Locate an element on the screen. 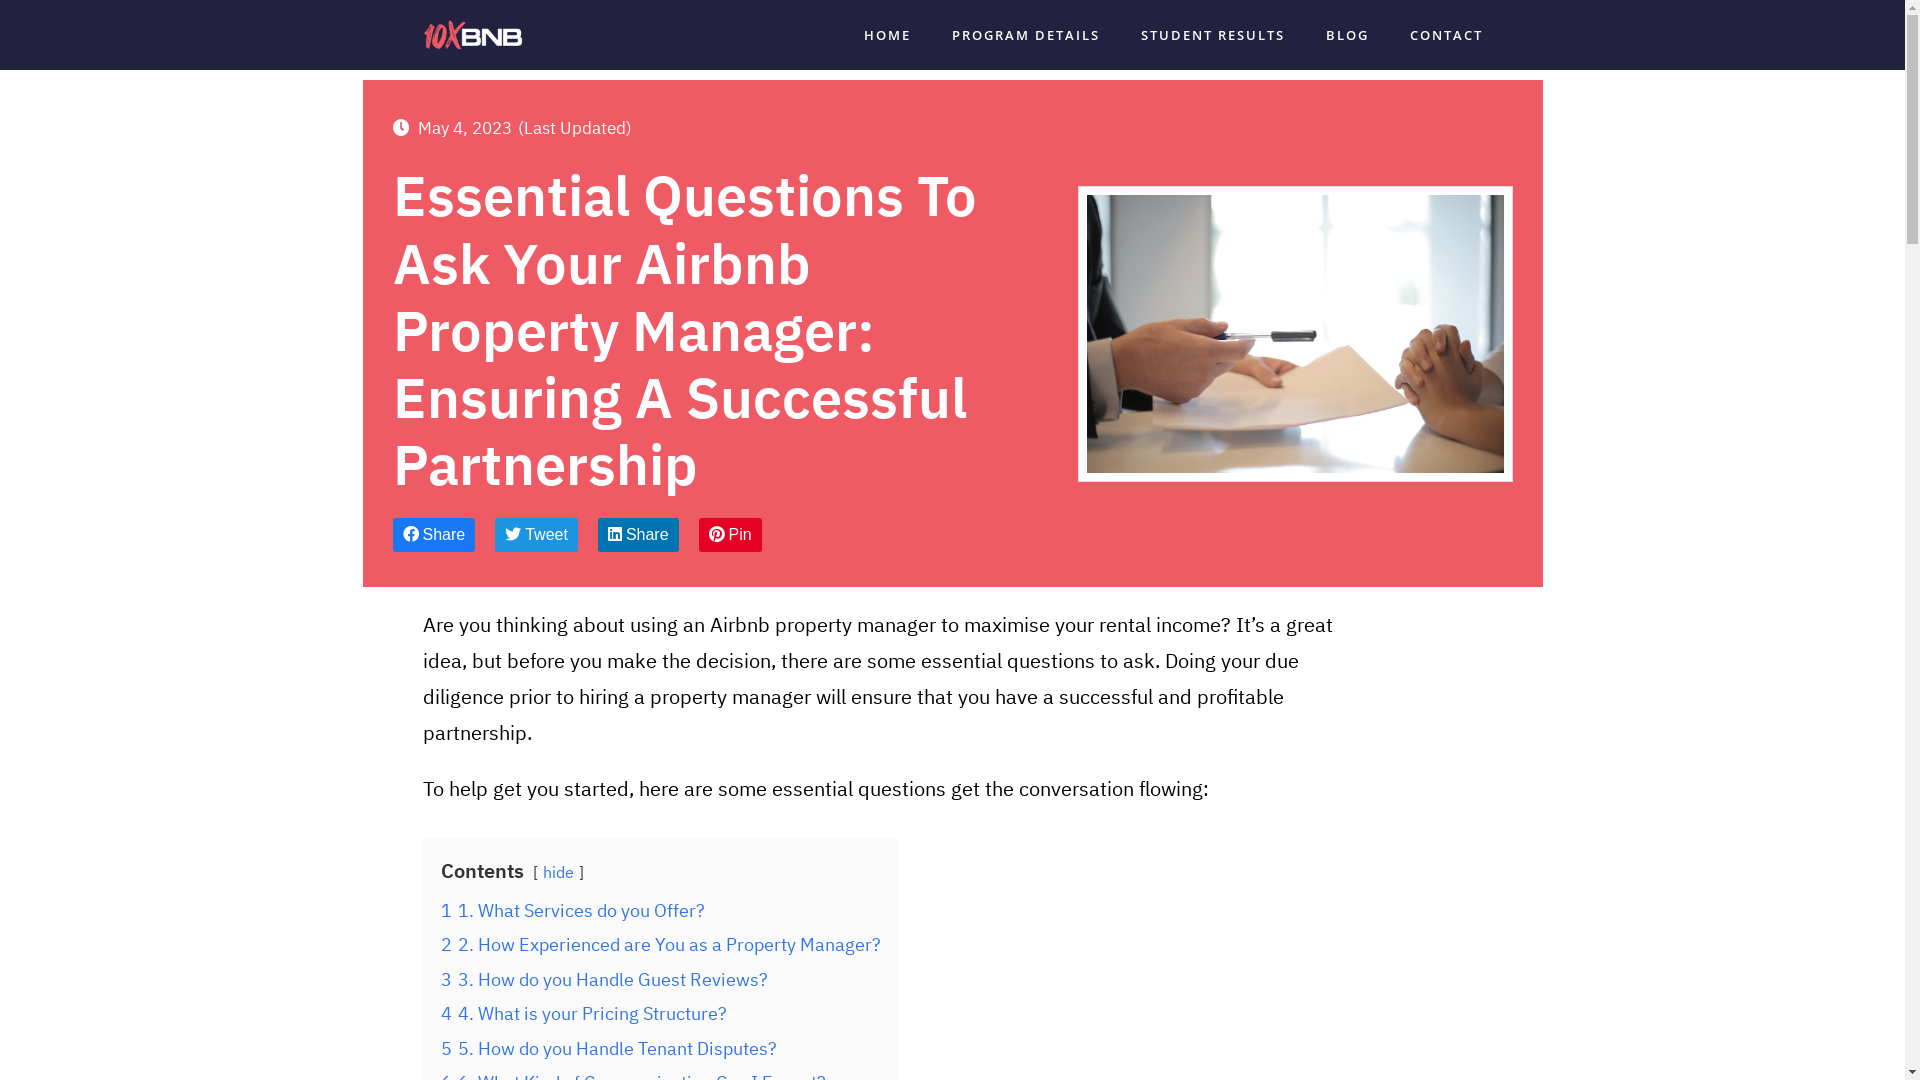 This screenshot has height=1080, width=1920. 'Share' is located at coordinates (597, 534).